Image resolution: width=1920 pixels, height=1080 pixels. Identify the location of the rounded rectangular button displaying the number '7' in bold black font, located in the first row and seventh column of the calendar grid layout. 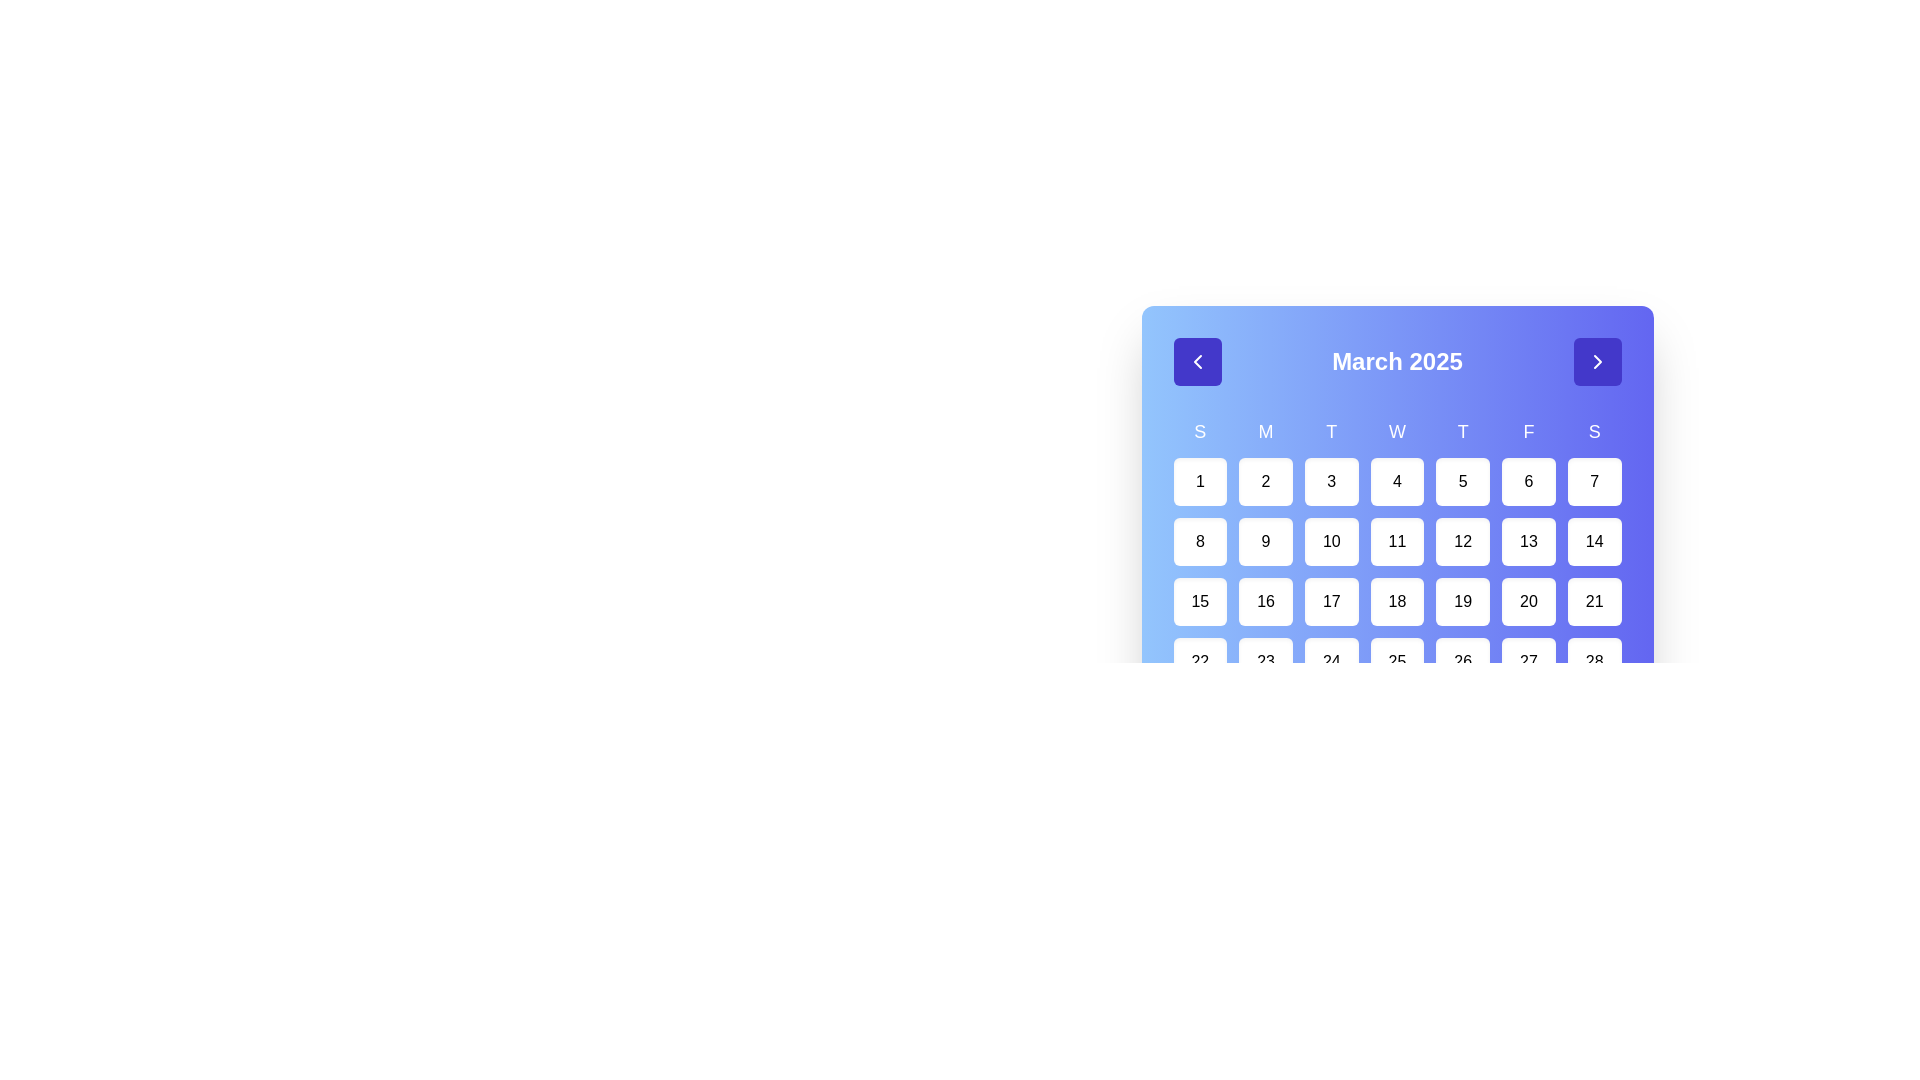
(1593, 482).